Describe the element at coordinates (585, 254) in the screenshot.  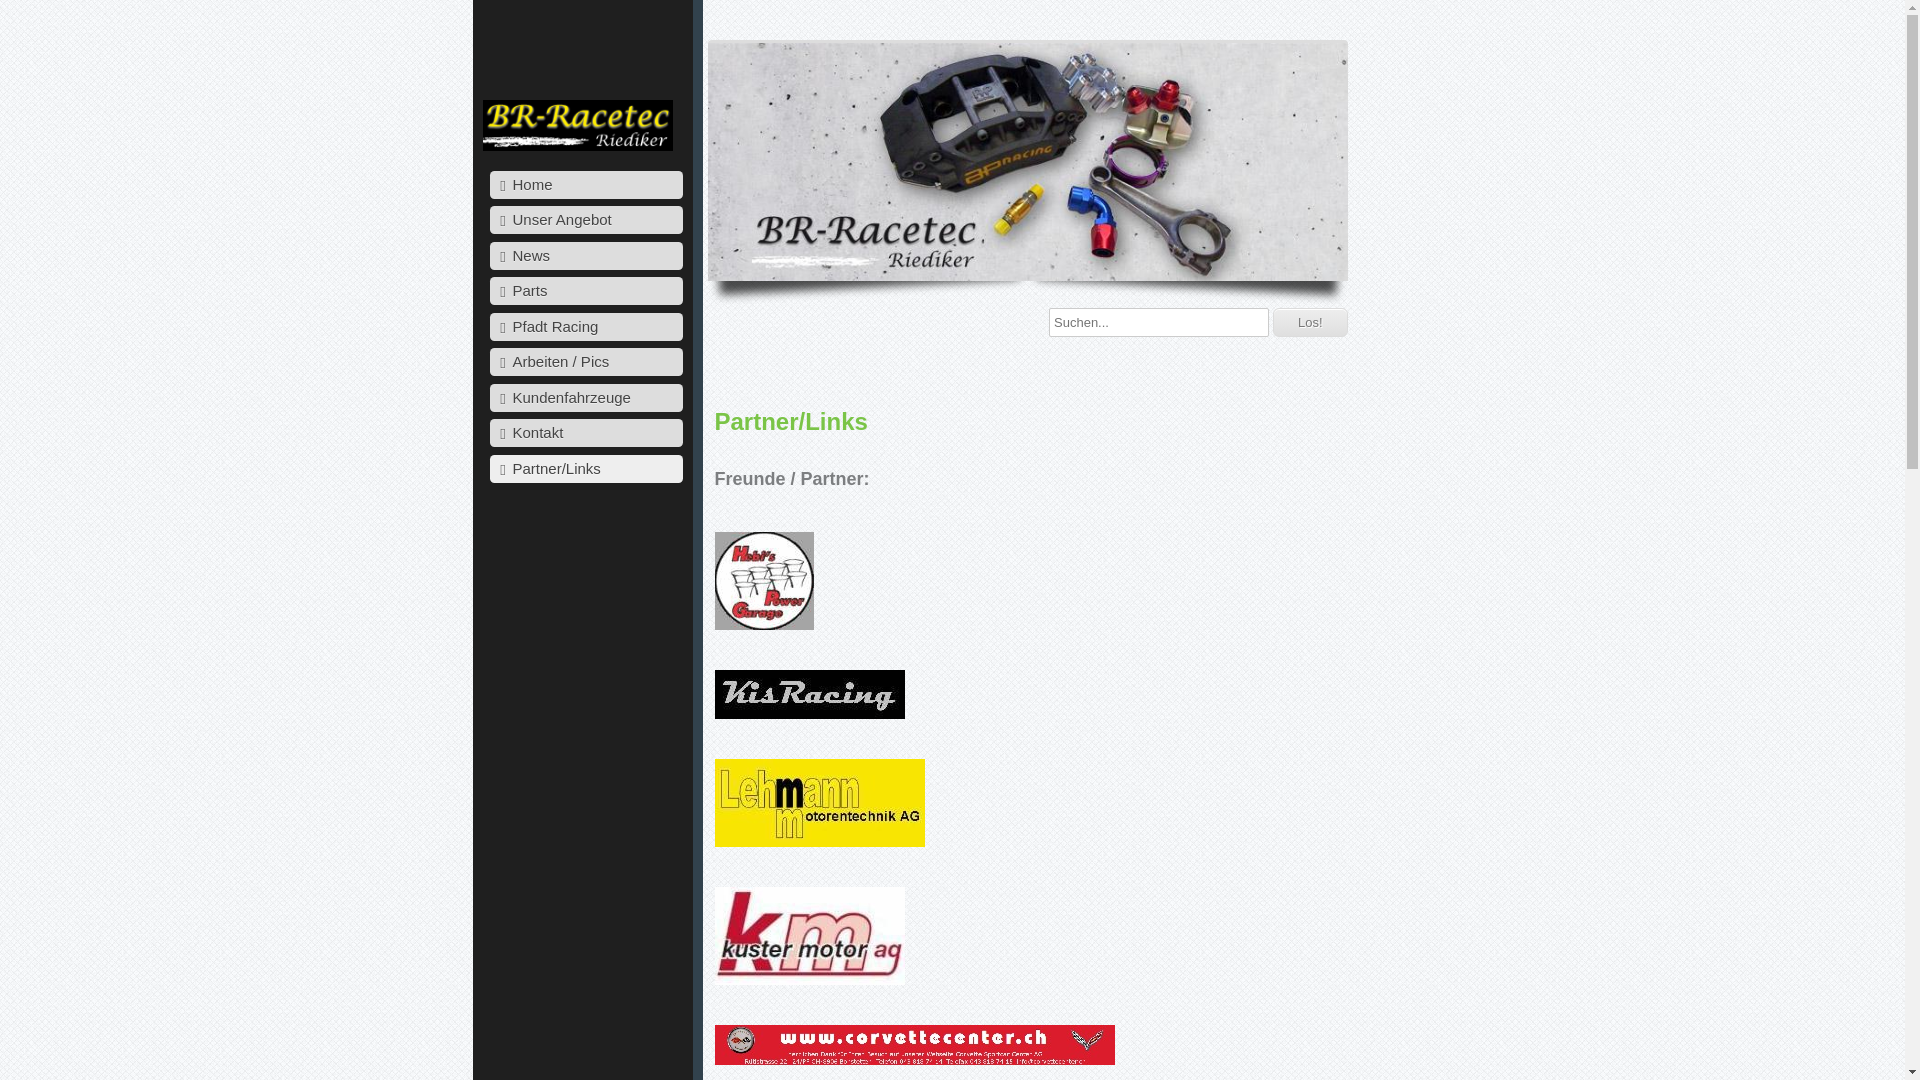
I see `'News'` at that location.